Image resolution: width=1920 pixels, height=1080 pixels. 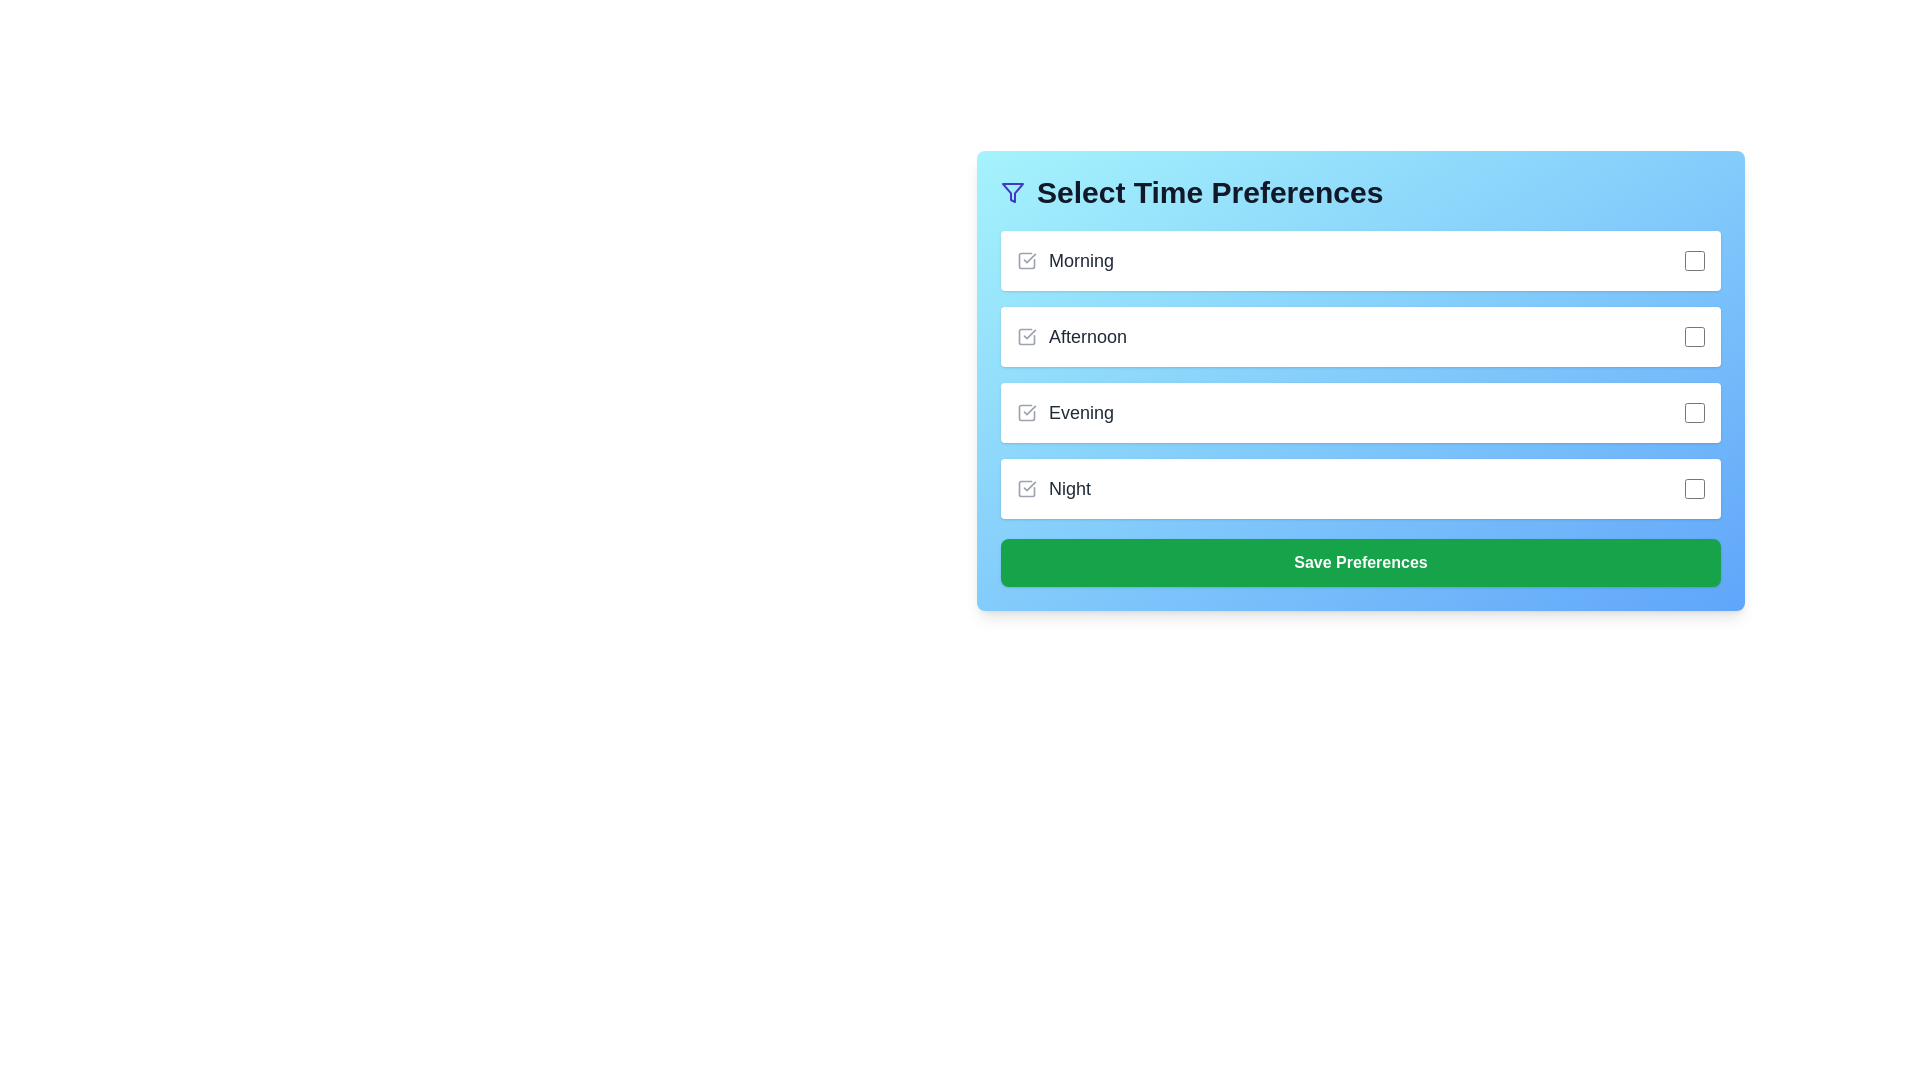 What do you see at coordinates (1027, 260) in the screenshot?
I see `the checkbox icon with a check mark located to the left of the 'Morning' text in the 'Select Time Preferences' section` at bounding box center [1027, 260].